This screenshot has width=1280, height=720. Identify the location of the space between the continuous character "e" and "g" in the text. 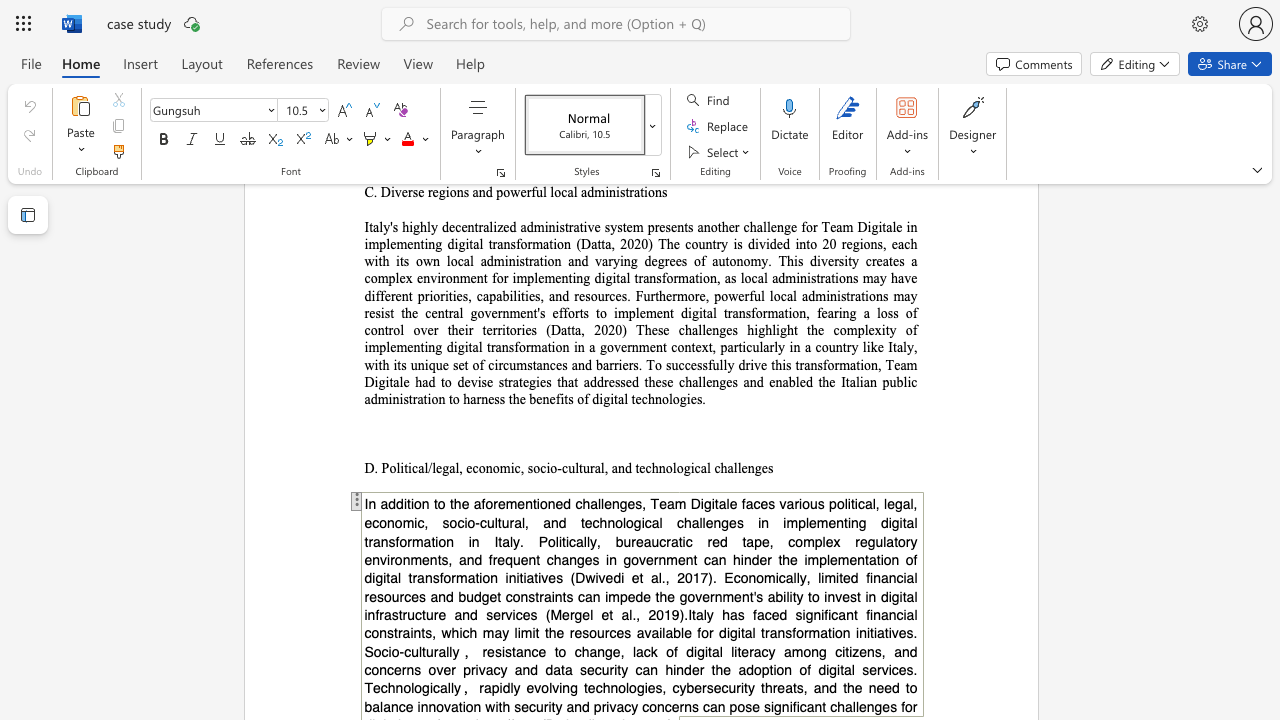
(441, 468).